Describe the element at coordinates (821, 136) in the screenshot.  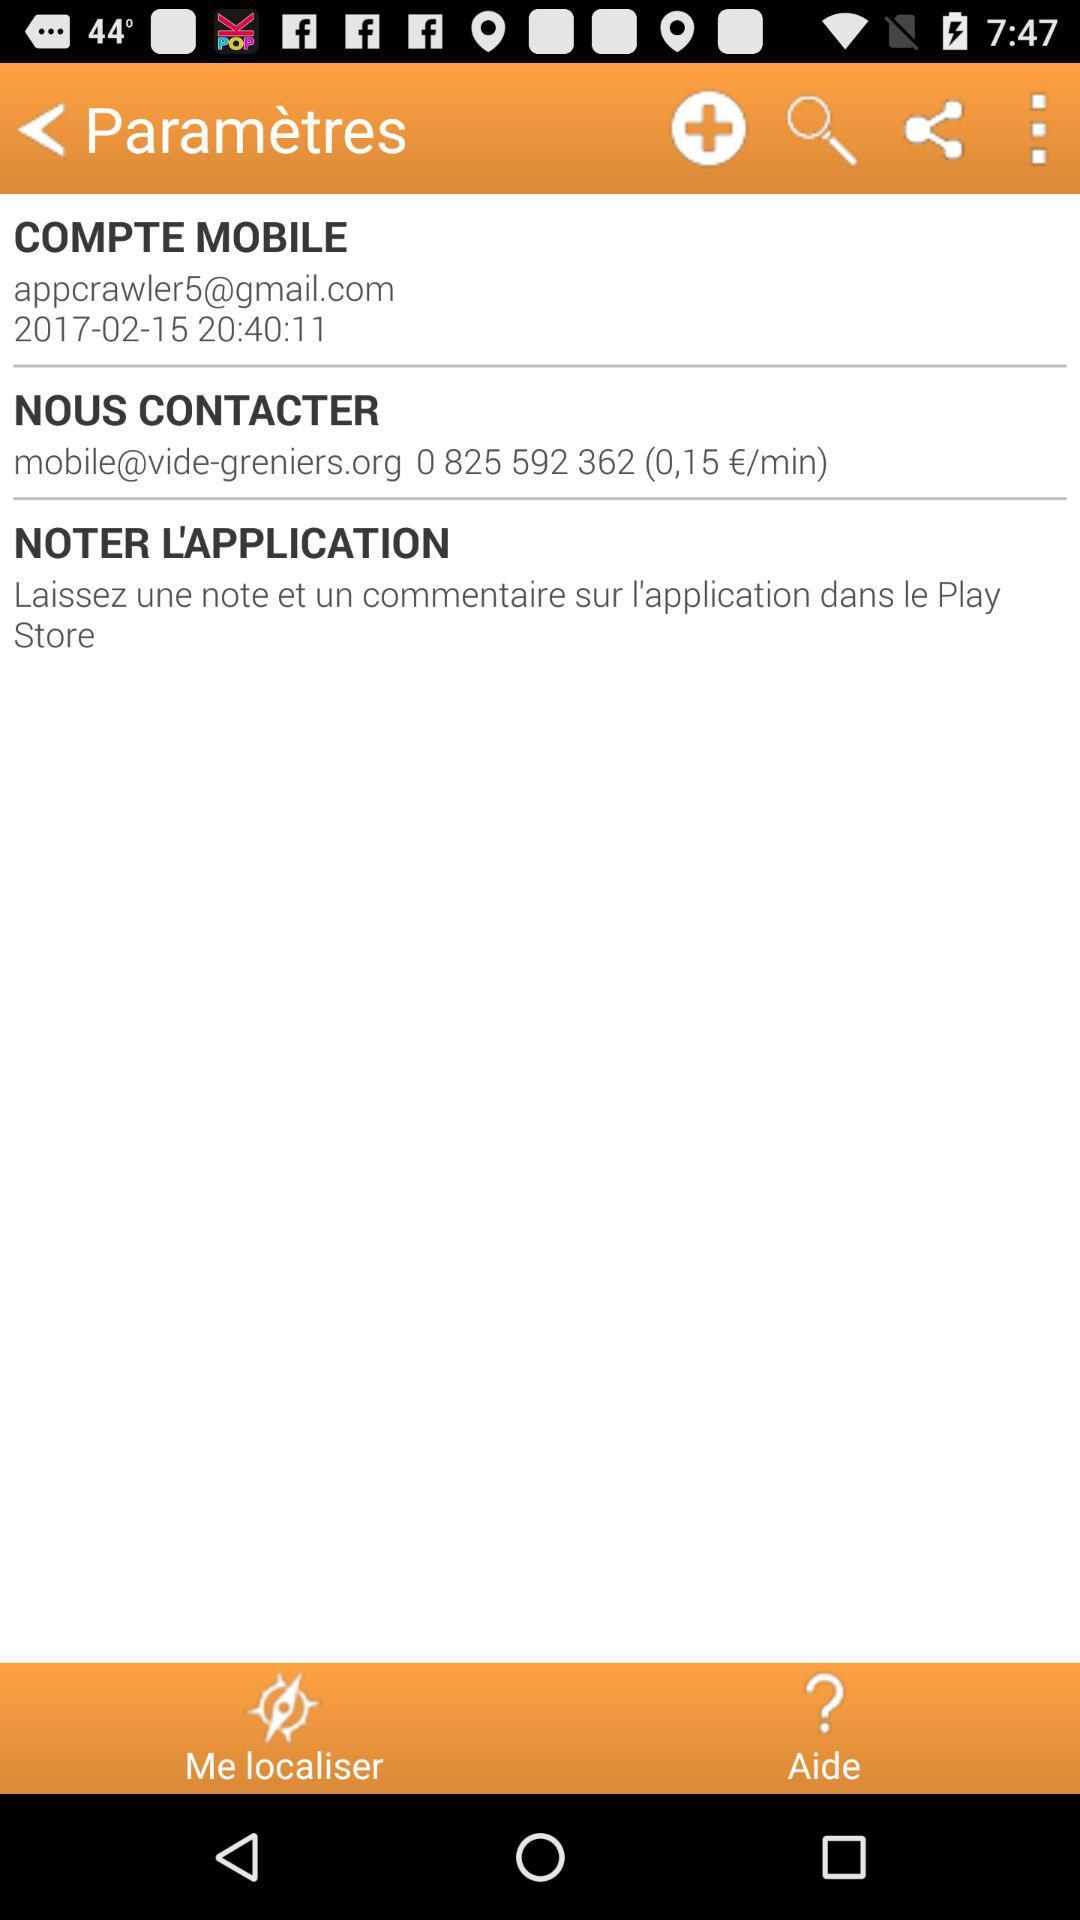
I see `the search icon` at that location.